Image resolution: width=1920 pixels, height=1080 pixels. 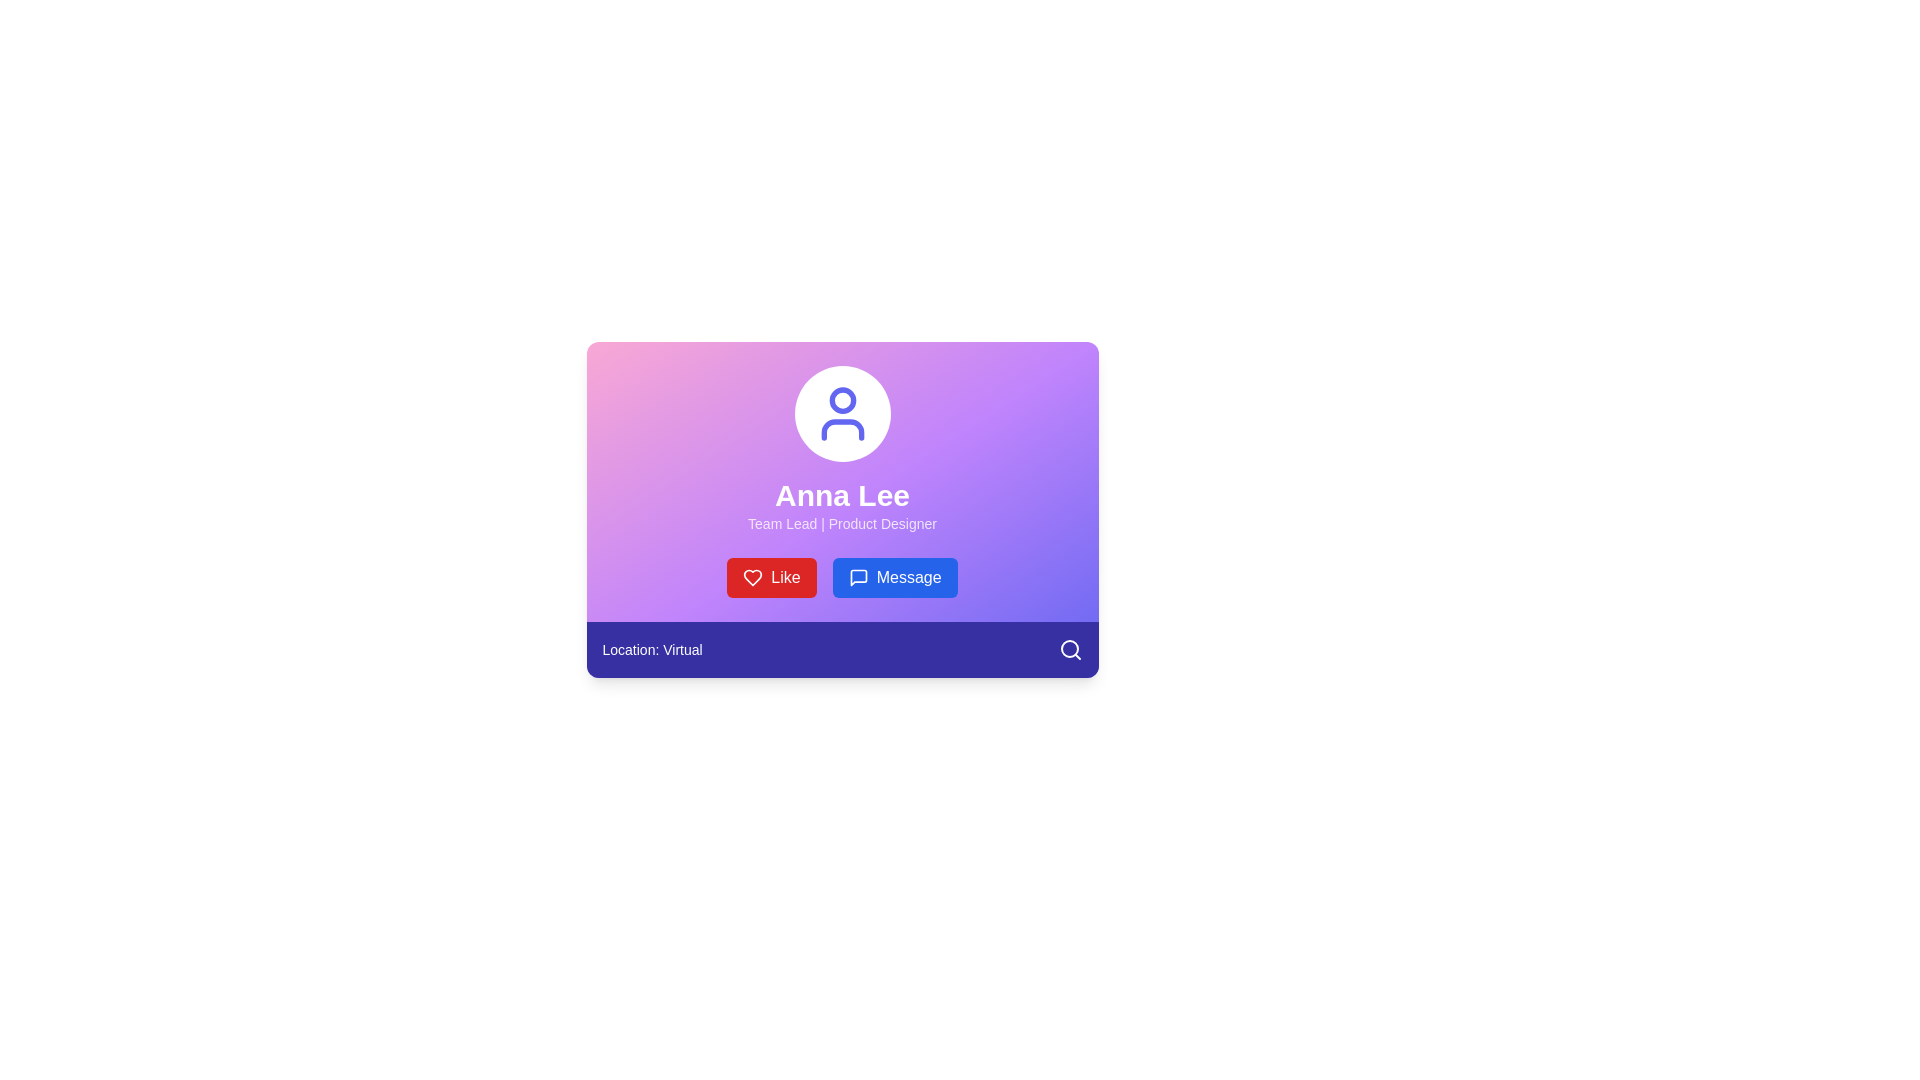 What do you see at coordinates (1068, 648) in the screenshot?
I see `the circular part of the magnifying glass icon located in the lower right corner of the purple bar at the bottom of the card` at bounding box center [1068, 648].